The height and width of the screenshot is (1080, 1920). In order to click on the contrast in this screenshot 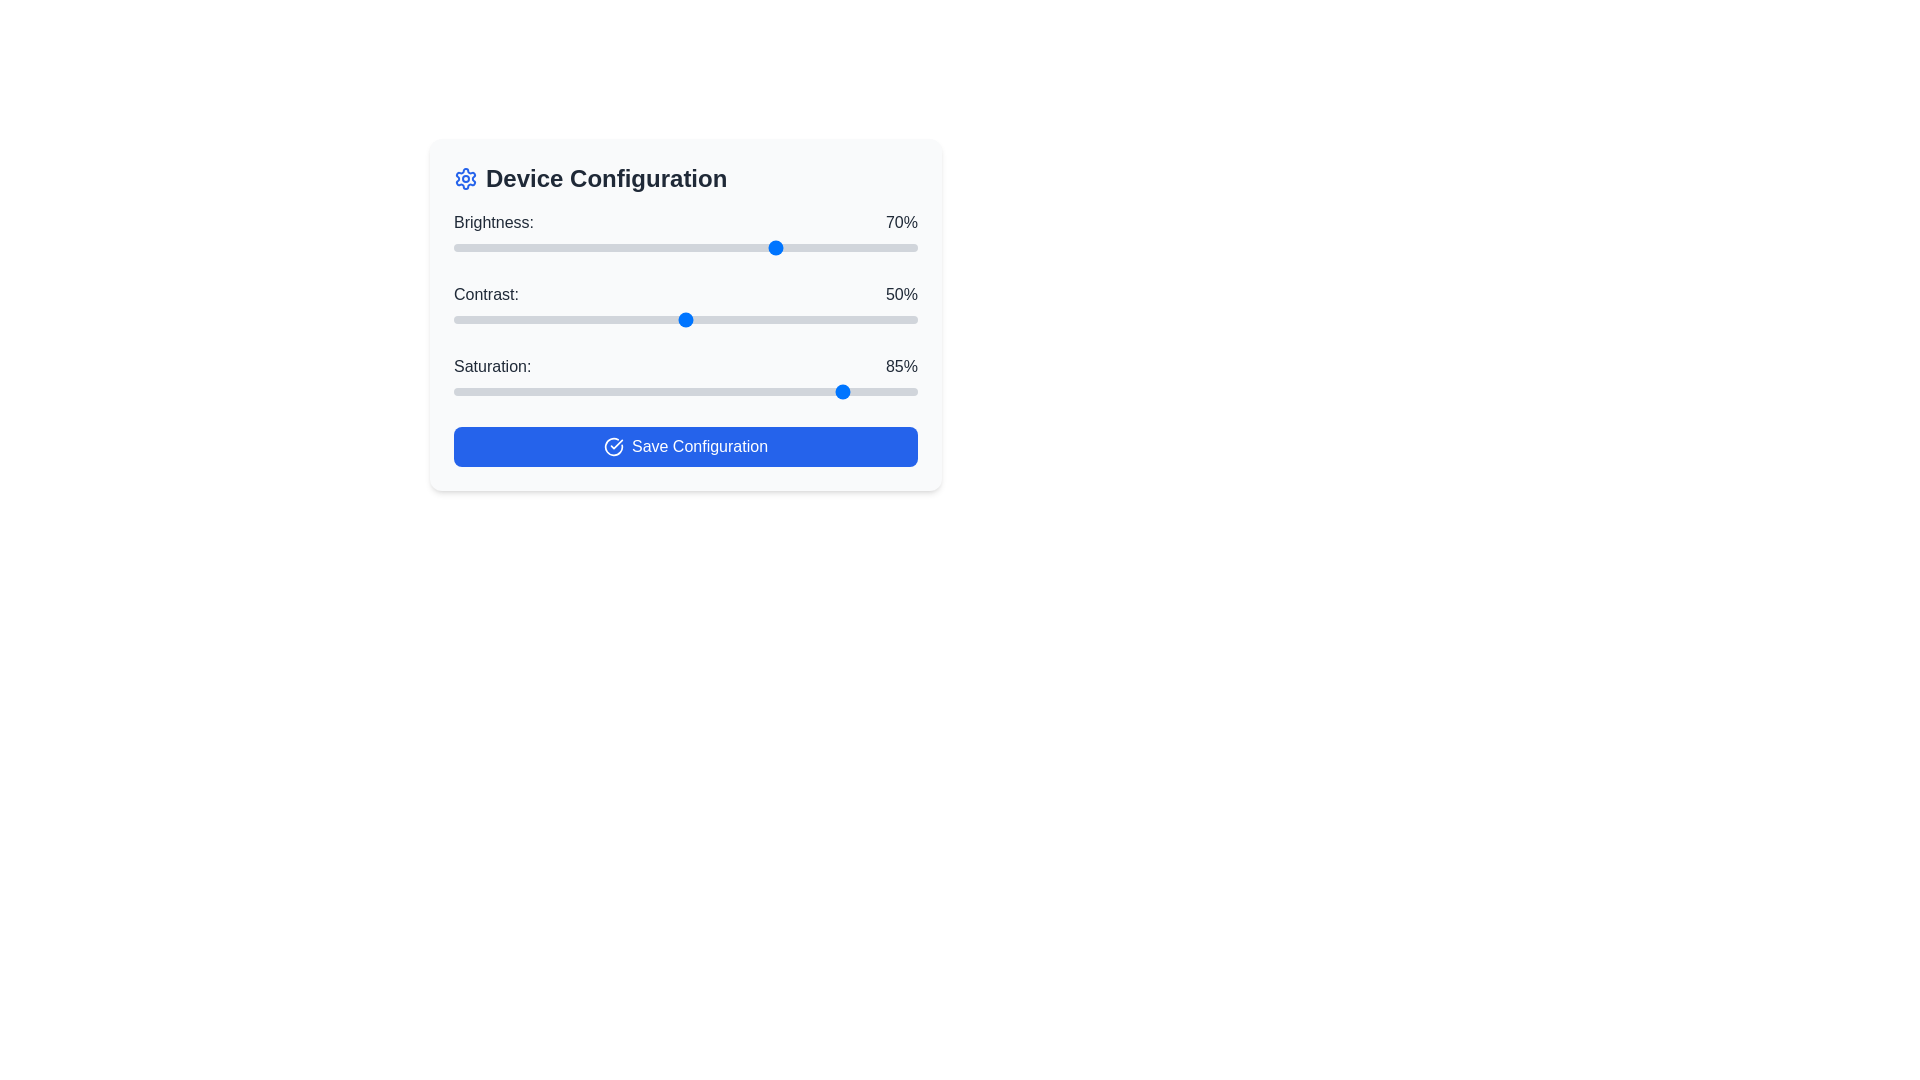, I will do `click(532, 319)`.